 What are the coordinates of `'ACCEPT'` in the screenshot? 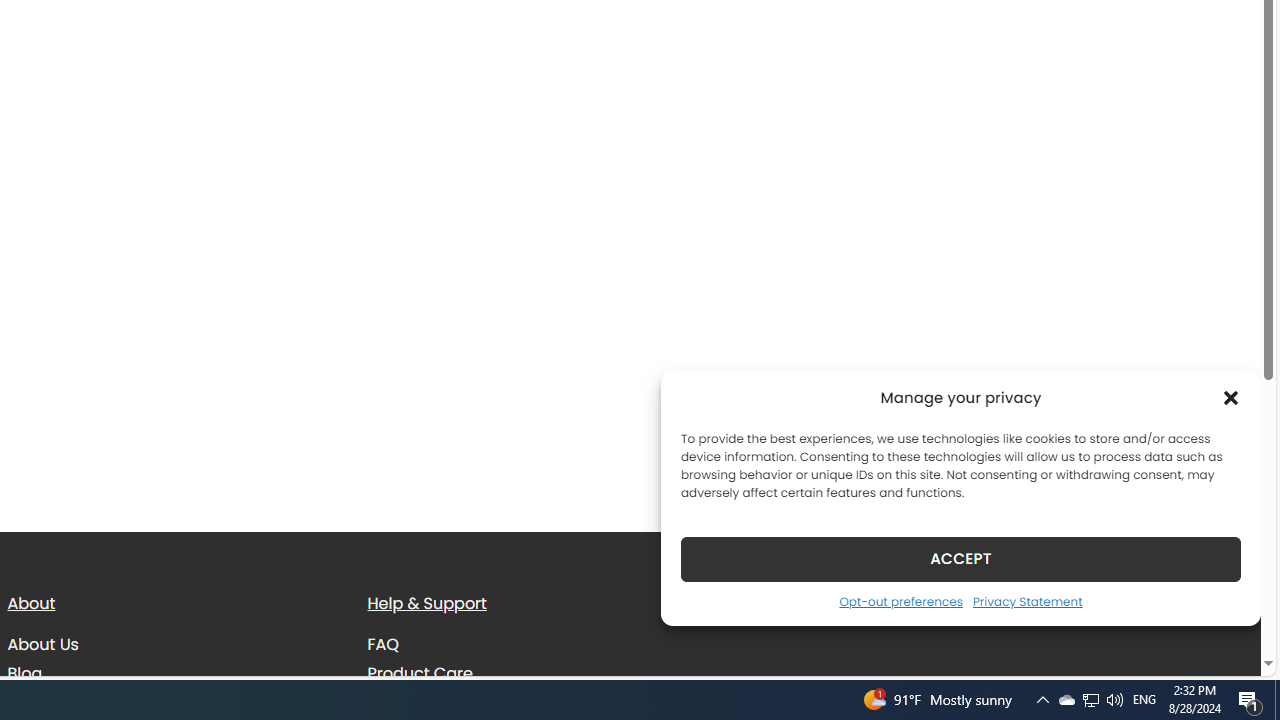 It's located at (961, 558).